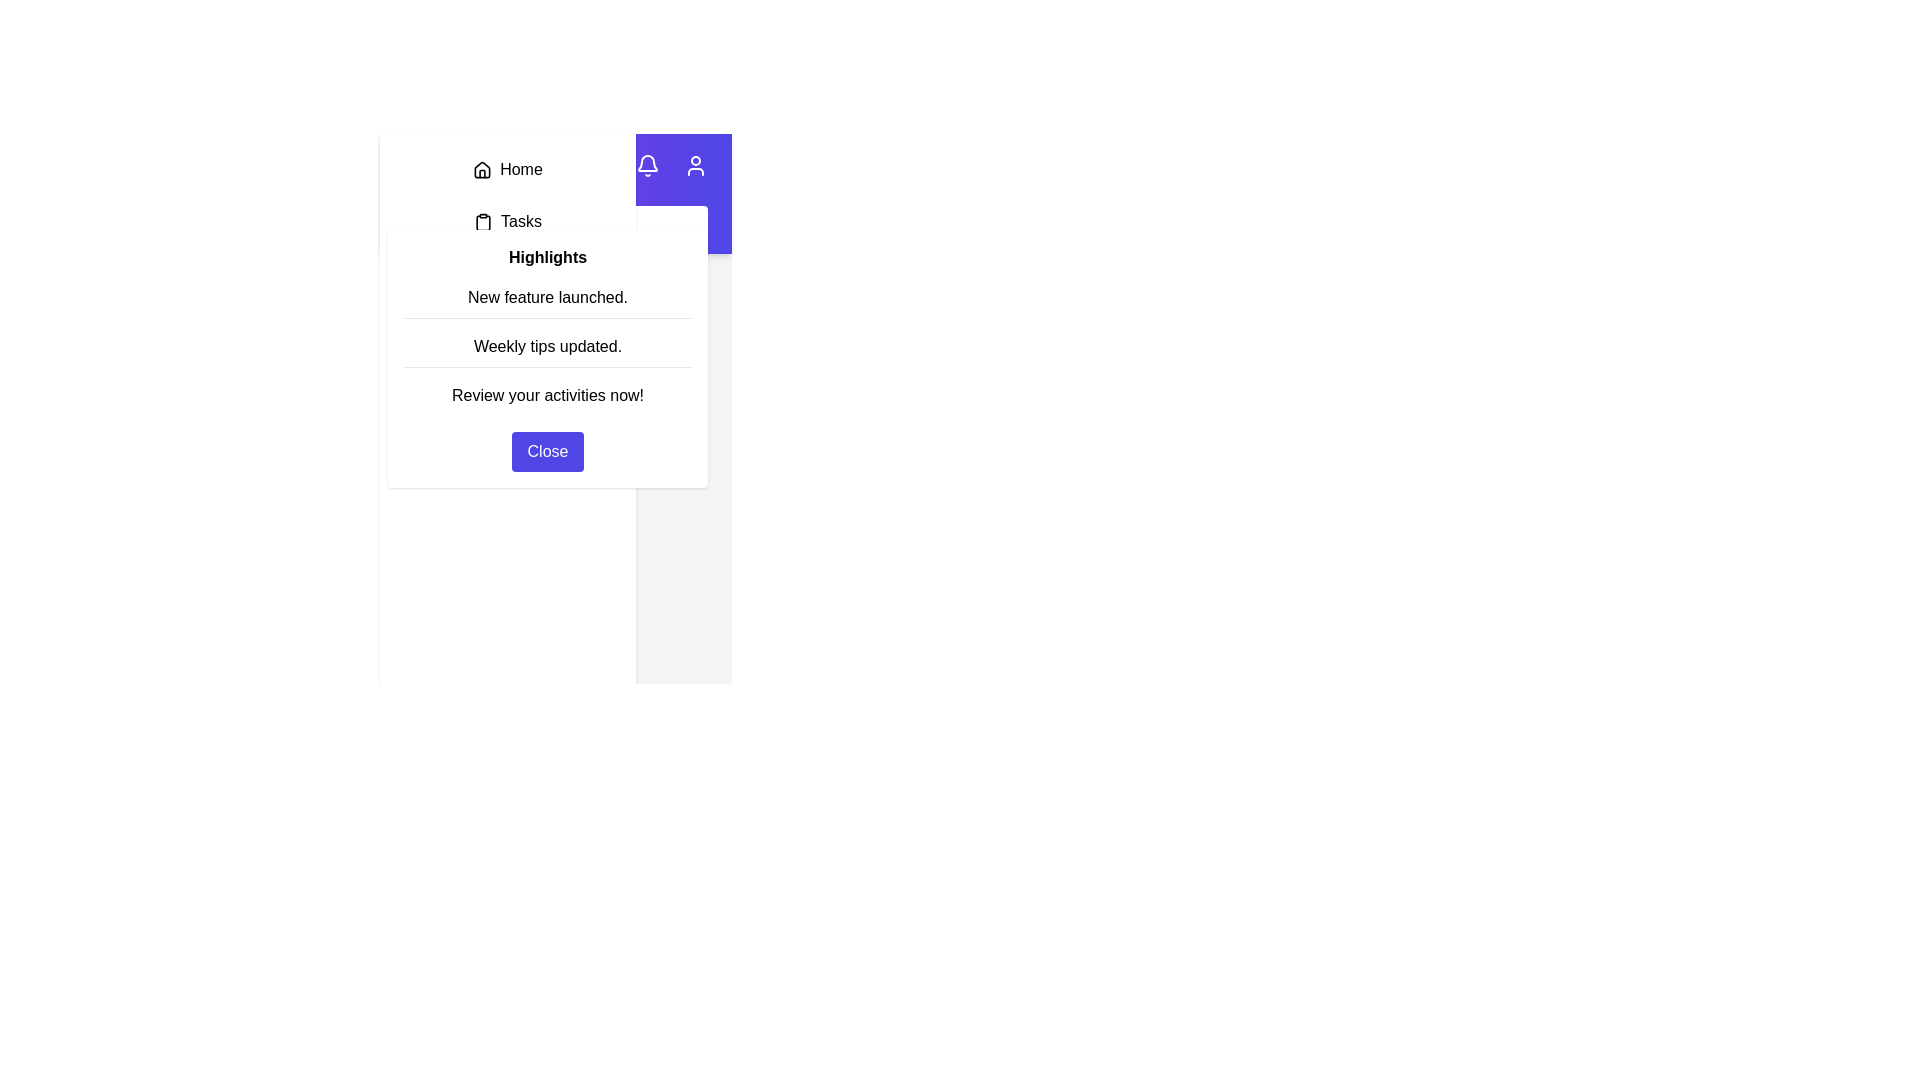 This screenshot has width=1920, height=1080. Describe the element at coordinates (696, 164) in the screenshot. I see `the user icon button, which is a circular silhouette of a person styled in white lines on a purple background, located at the farthest right of a horizontal row of icons` at that location.